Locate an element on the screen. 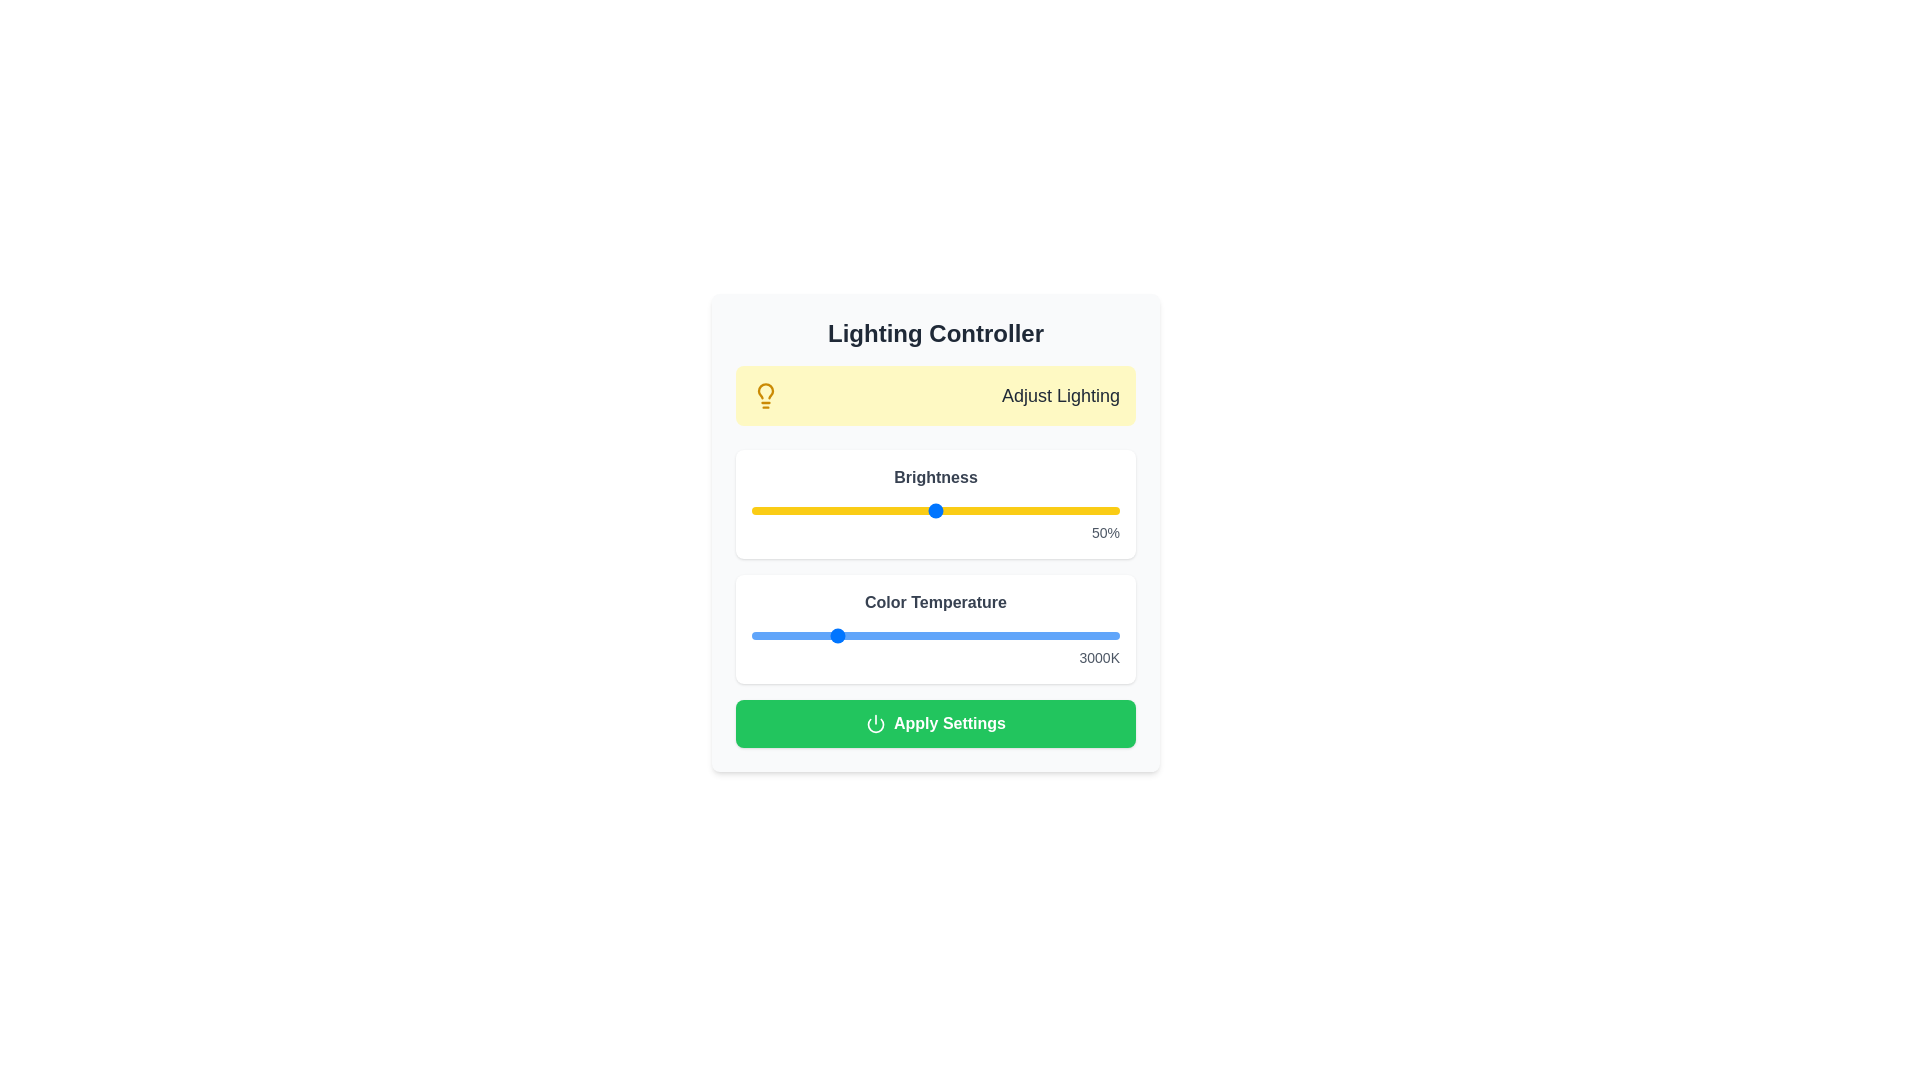 The width and height of the screenshot is (1920, 1080). the color temperature slider to 2980 K is located at coordinates (832, 636).